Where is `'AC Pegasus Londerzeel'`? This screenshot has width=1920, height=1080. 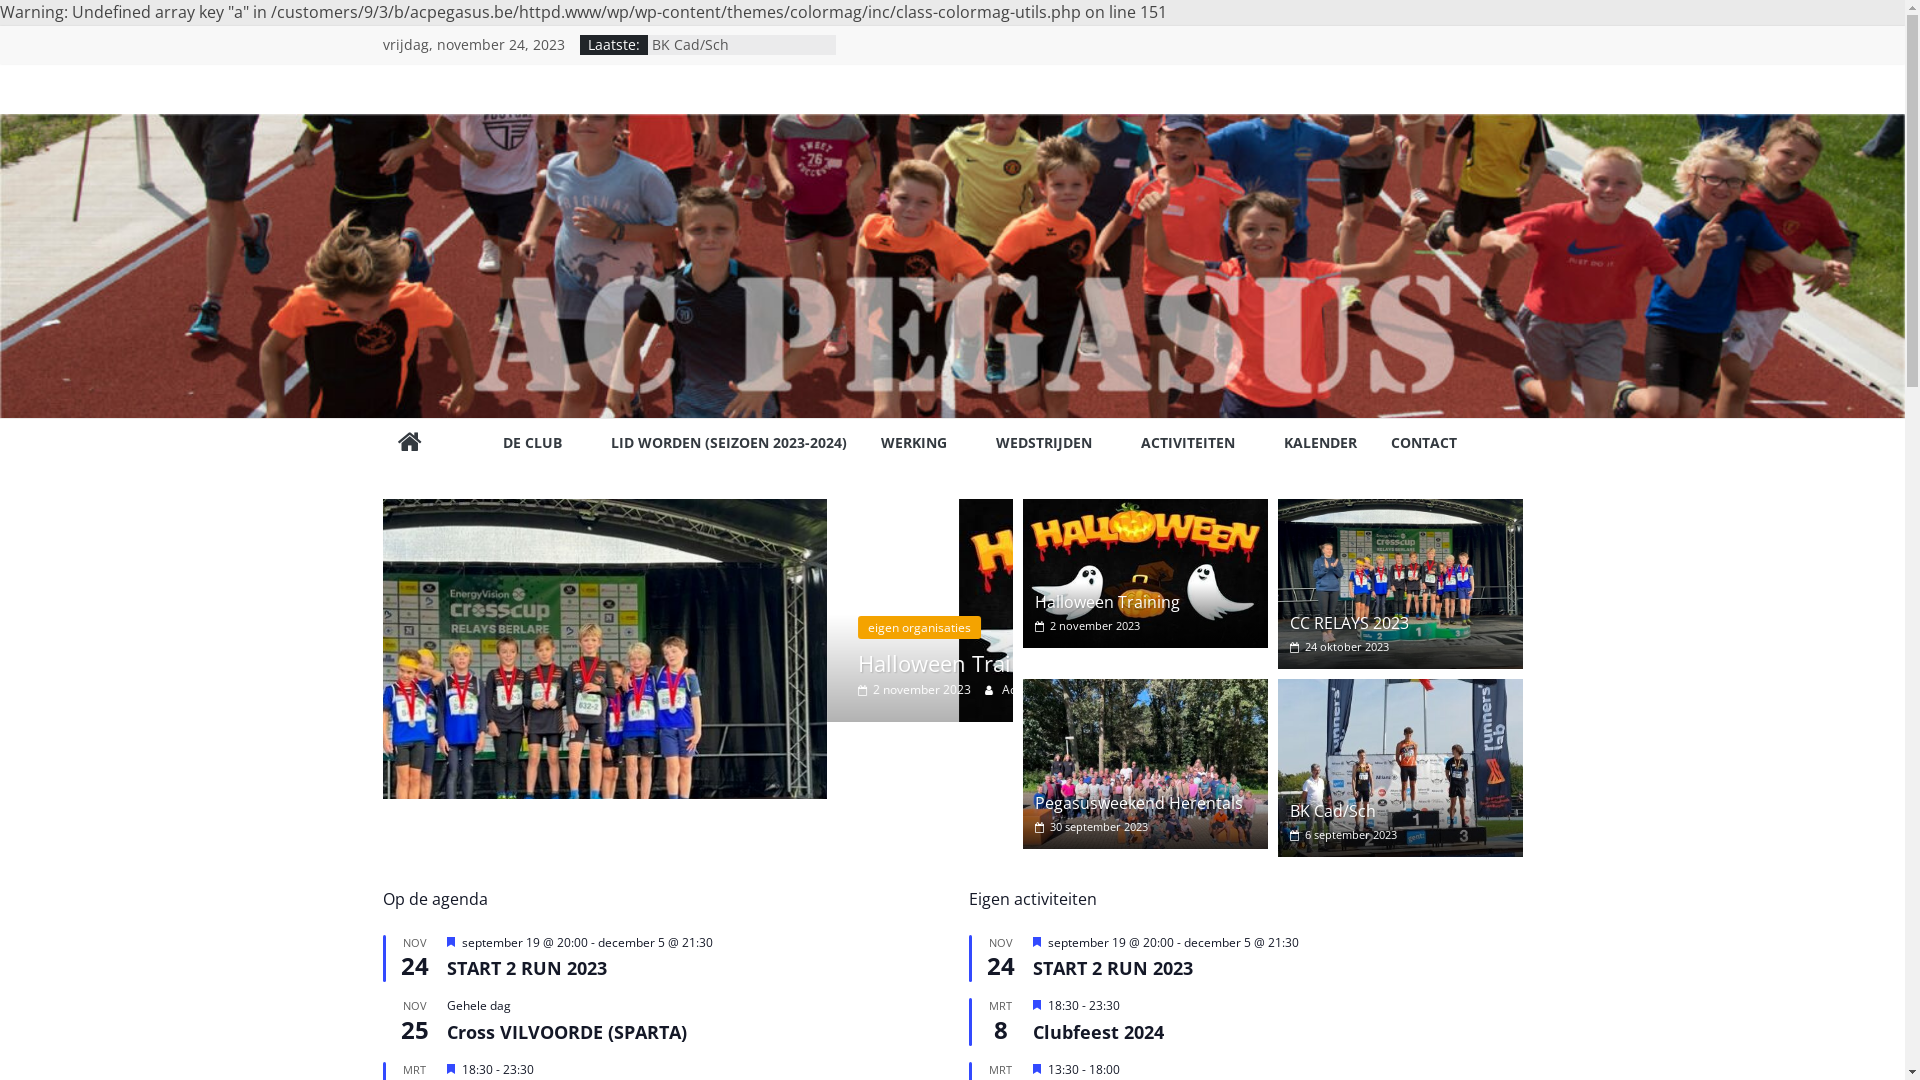
'AC Pegasus Londerzeel' is located at coordinates (407, 442).